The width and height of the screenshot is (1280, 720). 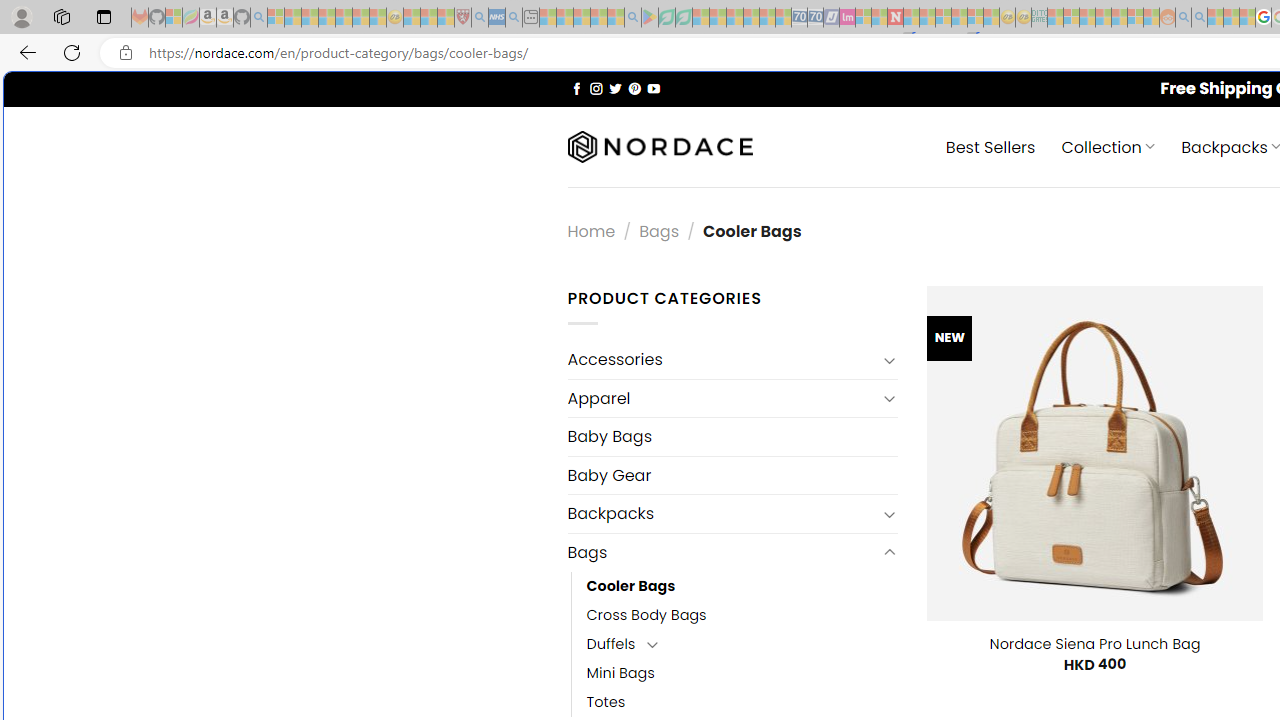 I want to click on 'New tab - Sleeping', so click(x=531, y=17).